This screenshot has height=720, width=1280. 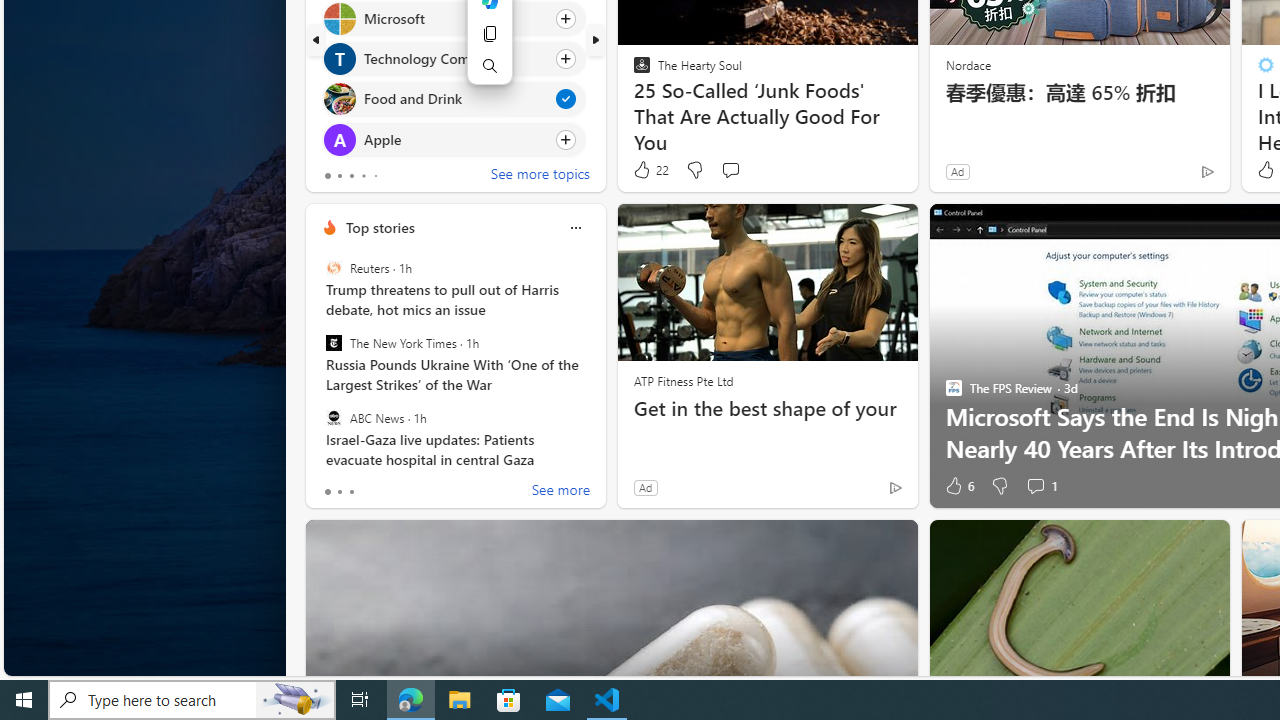 I want to click on 'tab-2', so click(x=352, y=492).